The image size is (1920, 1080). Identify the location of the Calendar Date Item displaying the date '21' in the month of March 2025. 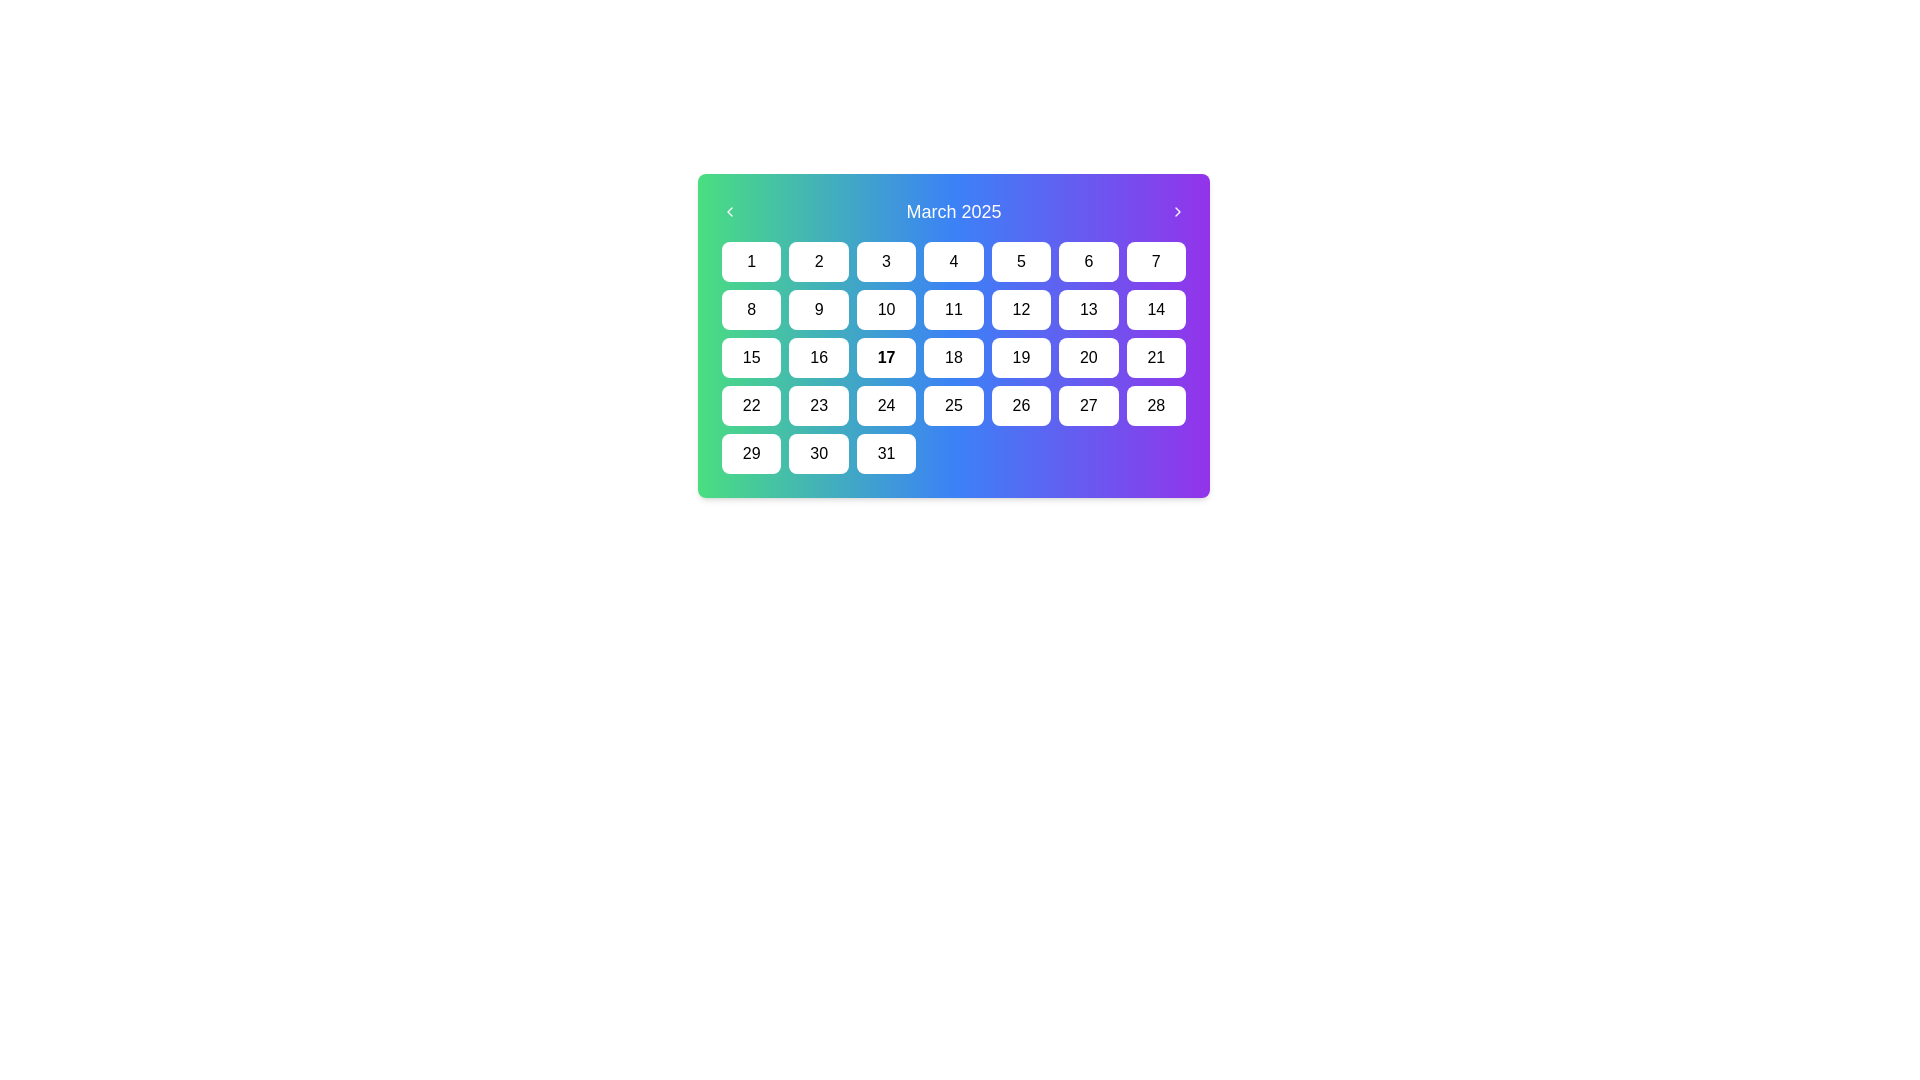
(1156, 357).